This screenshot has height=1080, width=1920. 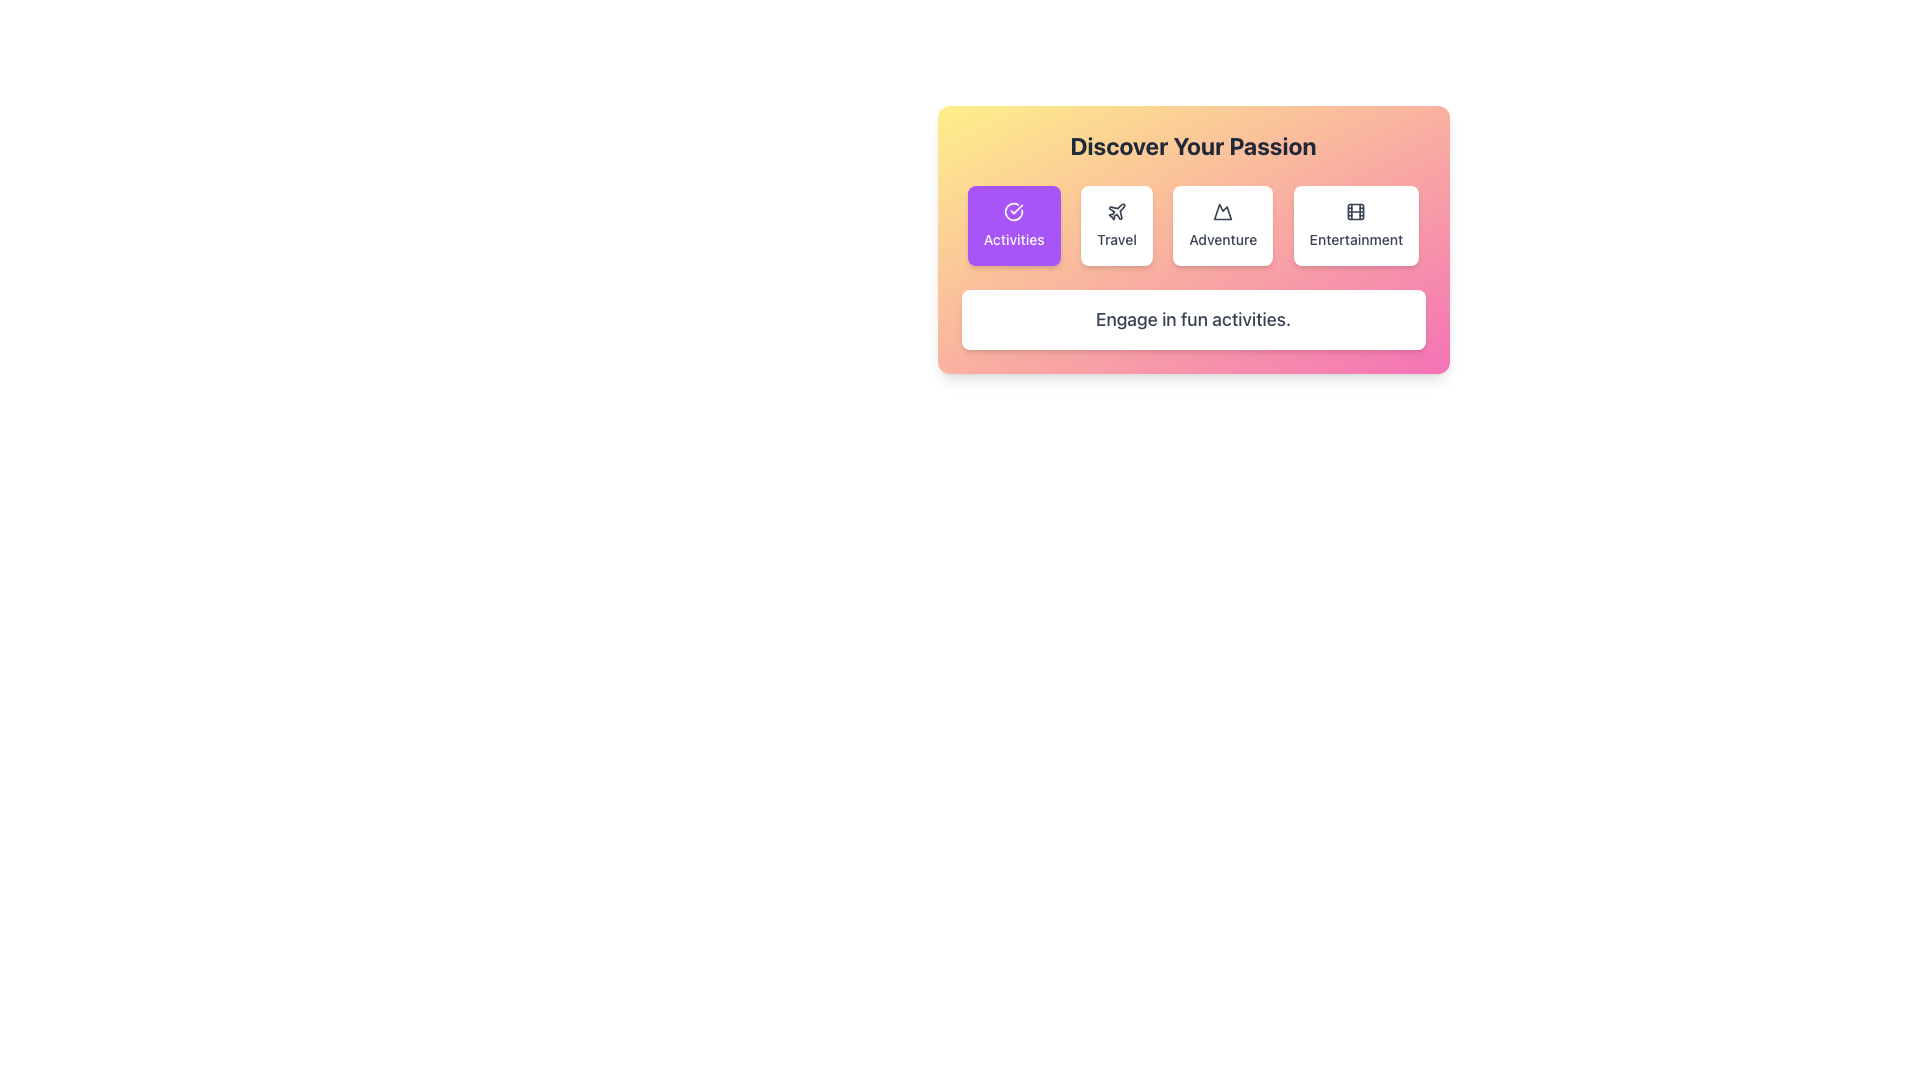 I want to click on the 'Entertainment' icon, so click(x=1356, y=212).